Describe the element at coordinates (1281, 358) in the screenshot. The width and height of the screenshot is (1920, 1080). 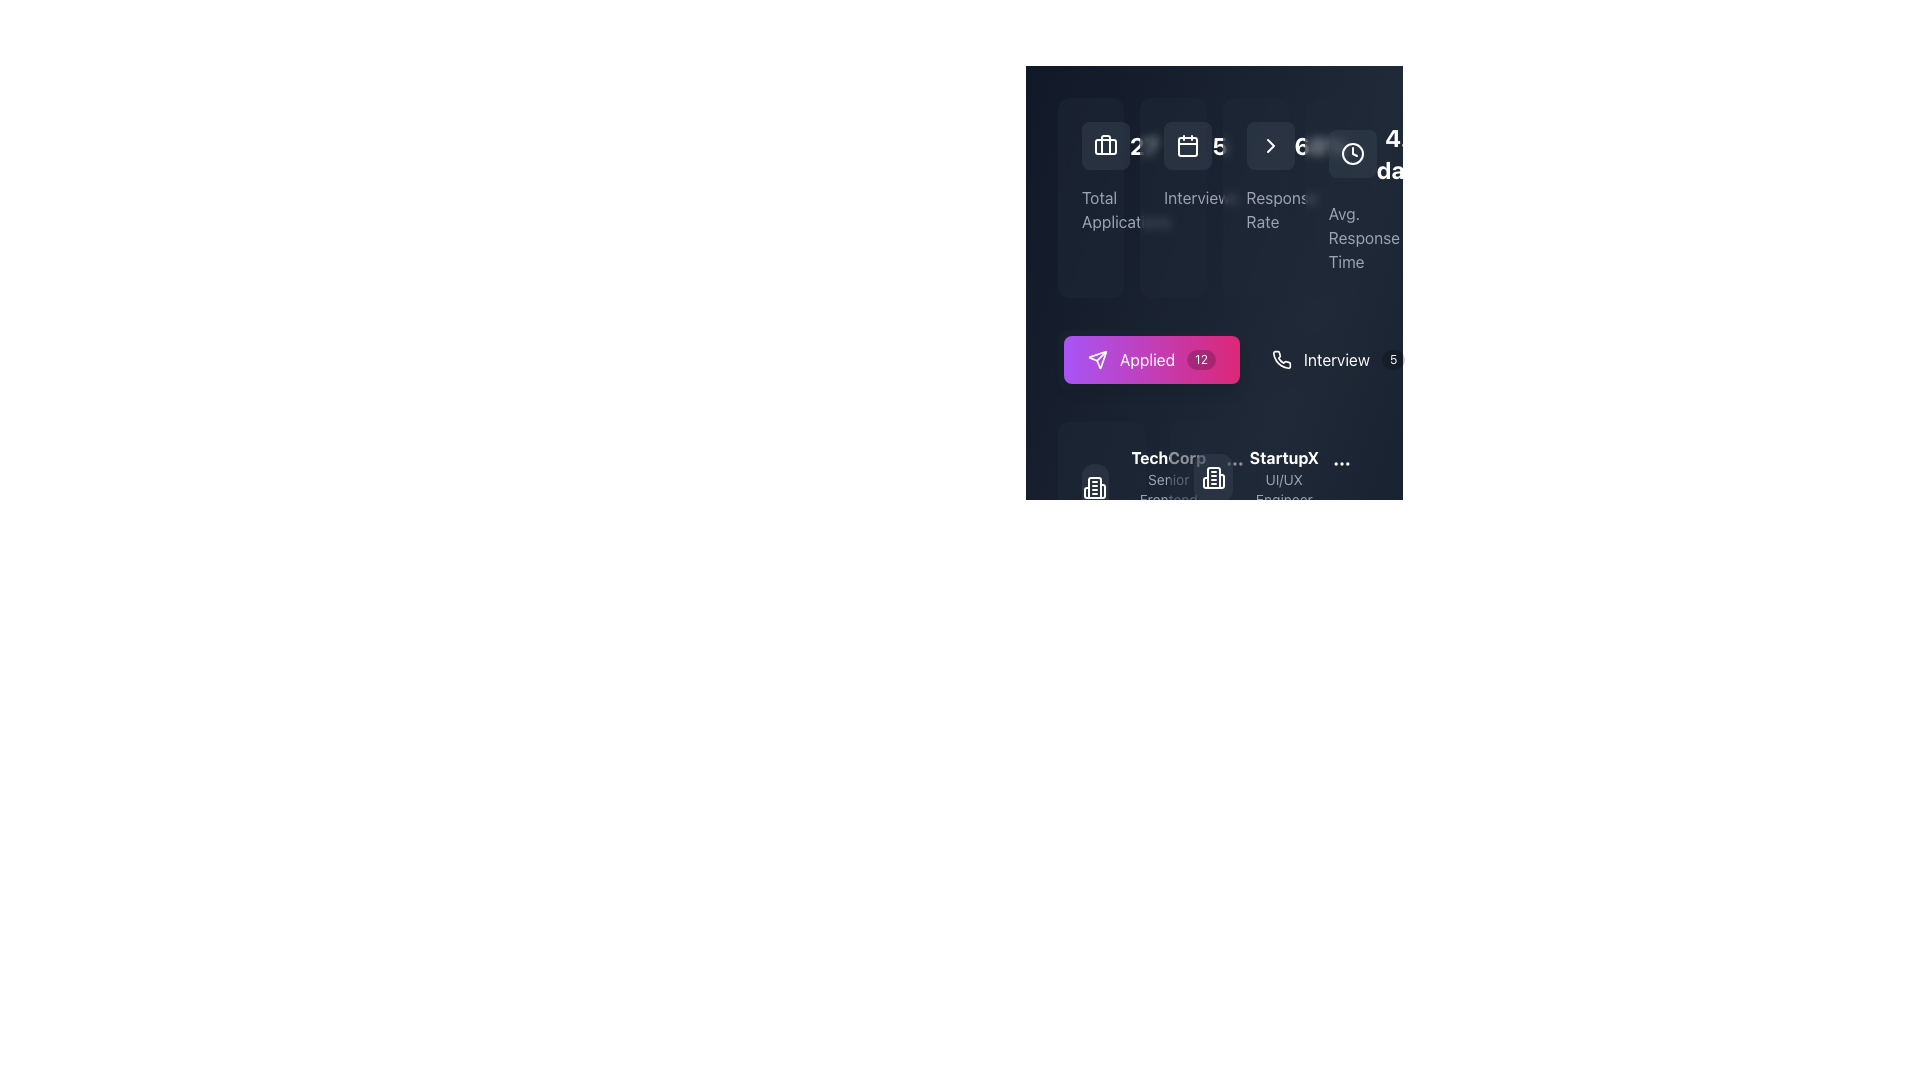
I see `the visual appearance of the telephone receiver icon located in the toolbar, positioned slightly to the right and midway down the interface` at that location.